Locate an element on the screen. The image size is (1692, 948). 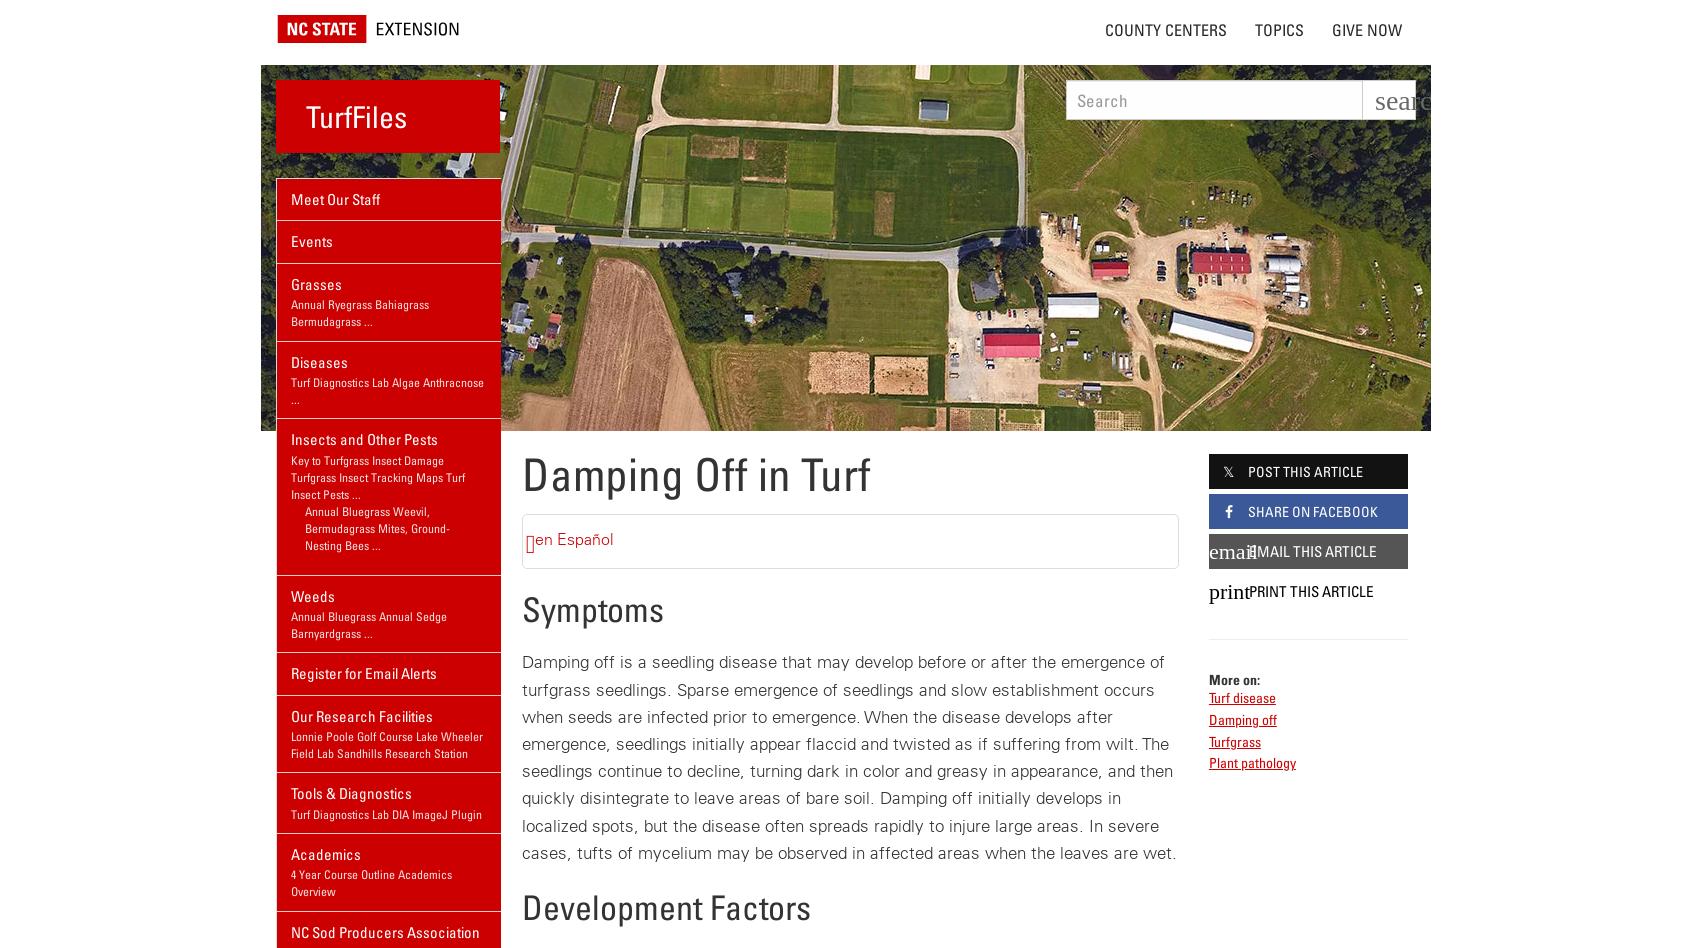
'search' is located at coordinates (1410, 100).